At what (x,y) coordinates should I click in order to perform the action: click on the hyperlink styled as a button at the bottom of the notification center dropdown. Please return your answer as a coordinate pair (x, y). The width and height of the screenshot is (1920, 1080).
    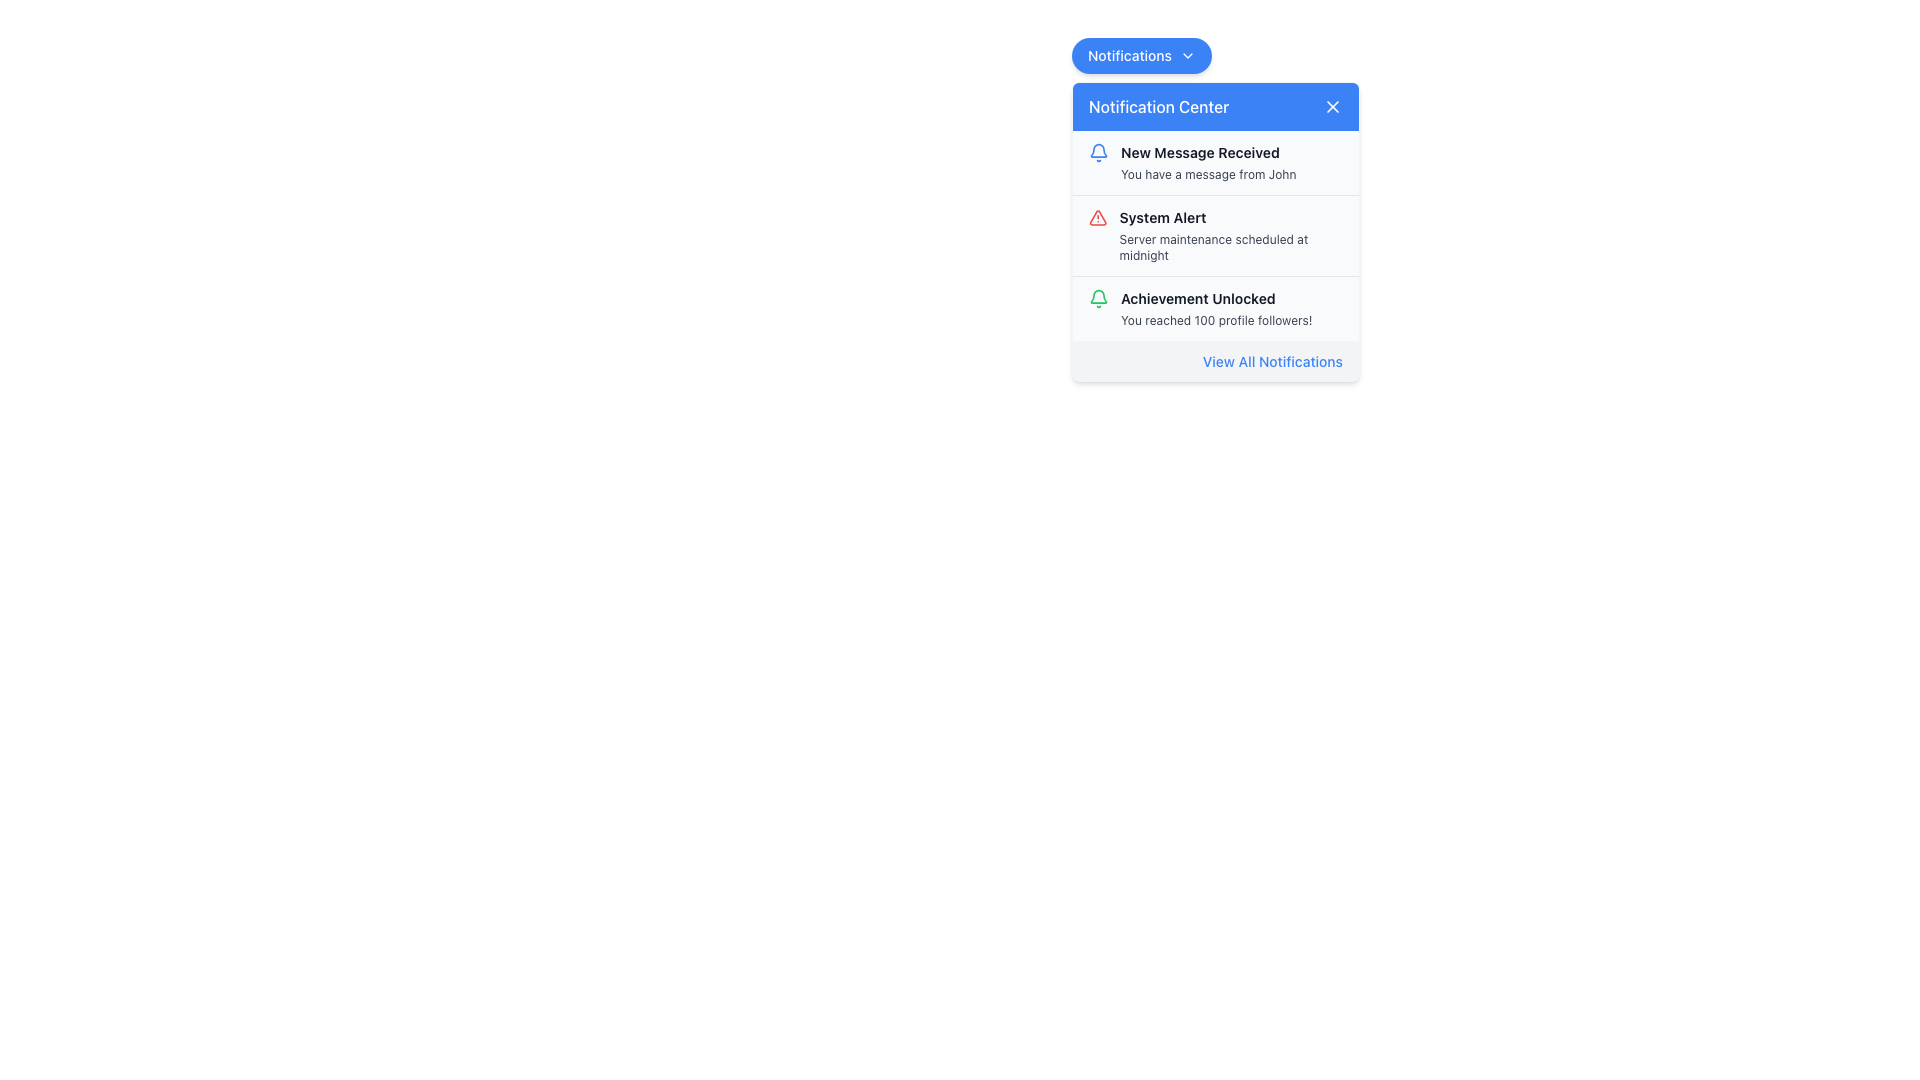
    Looking at the image, I should click on (1214, 361).